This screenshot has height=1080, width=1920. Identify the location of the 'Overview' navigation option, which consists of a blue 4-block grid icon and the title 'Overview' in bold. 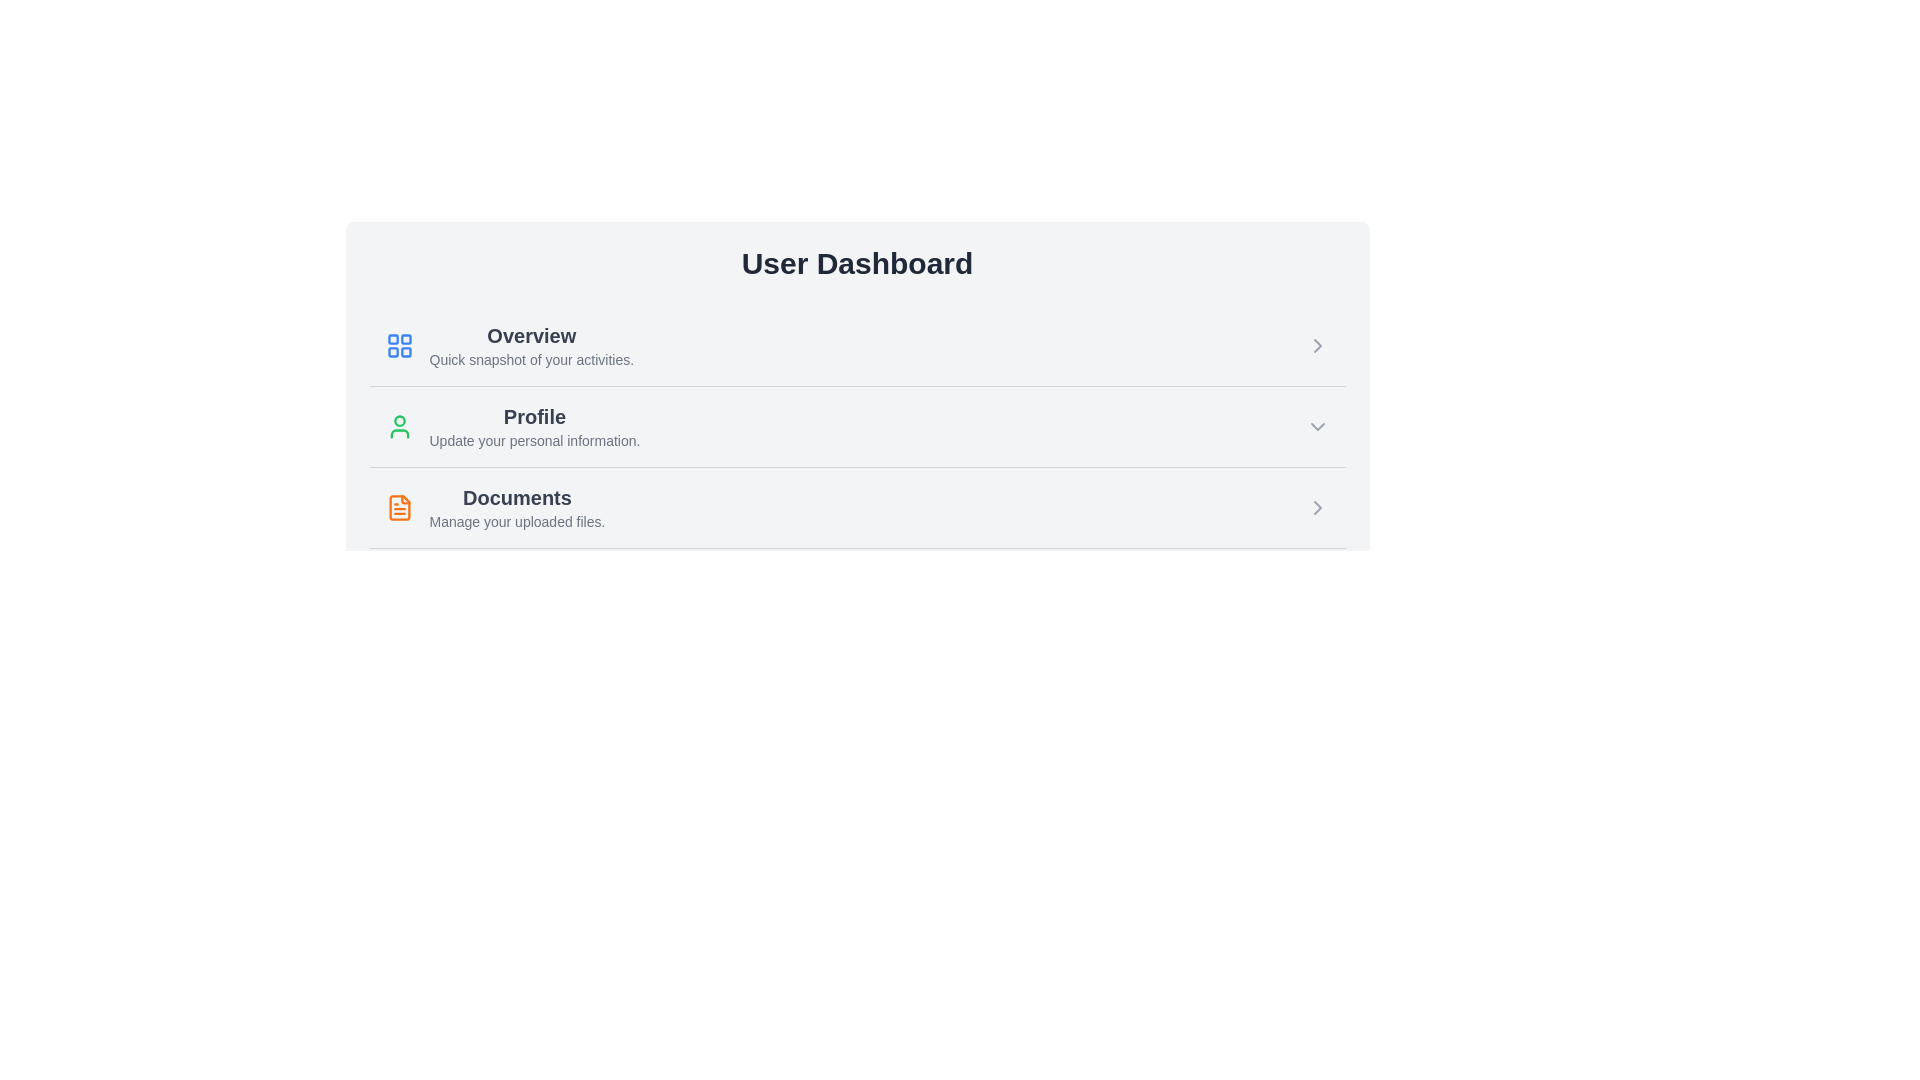
(509, 345).